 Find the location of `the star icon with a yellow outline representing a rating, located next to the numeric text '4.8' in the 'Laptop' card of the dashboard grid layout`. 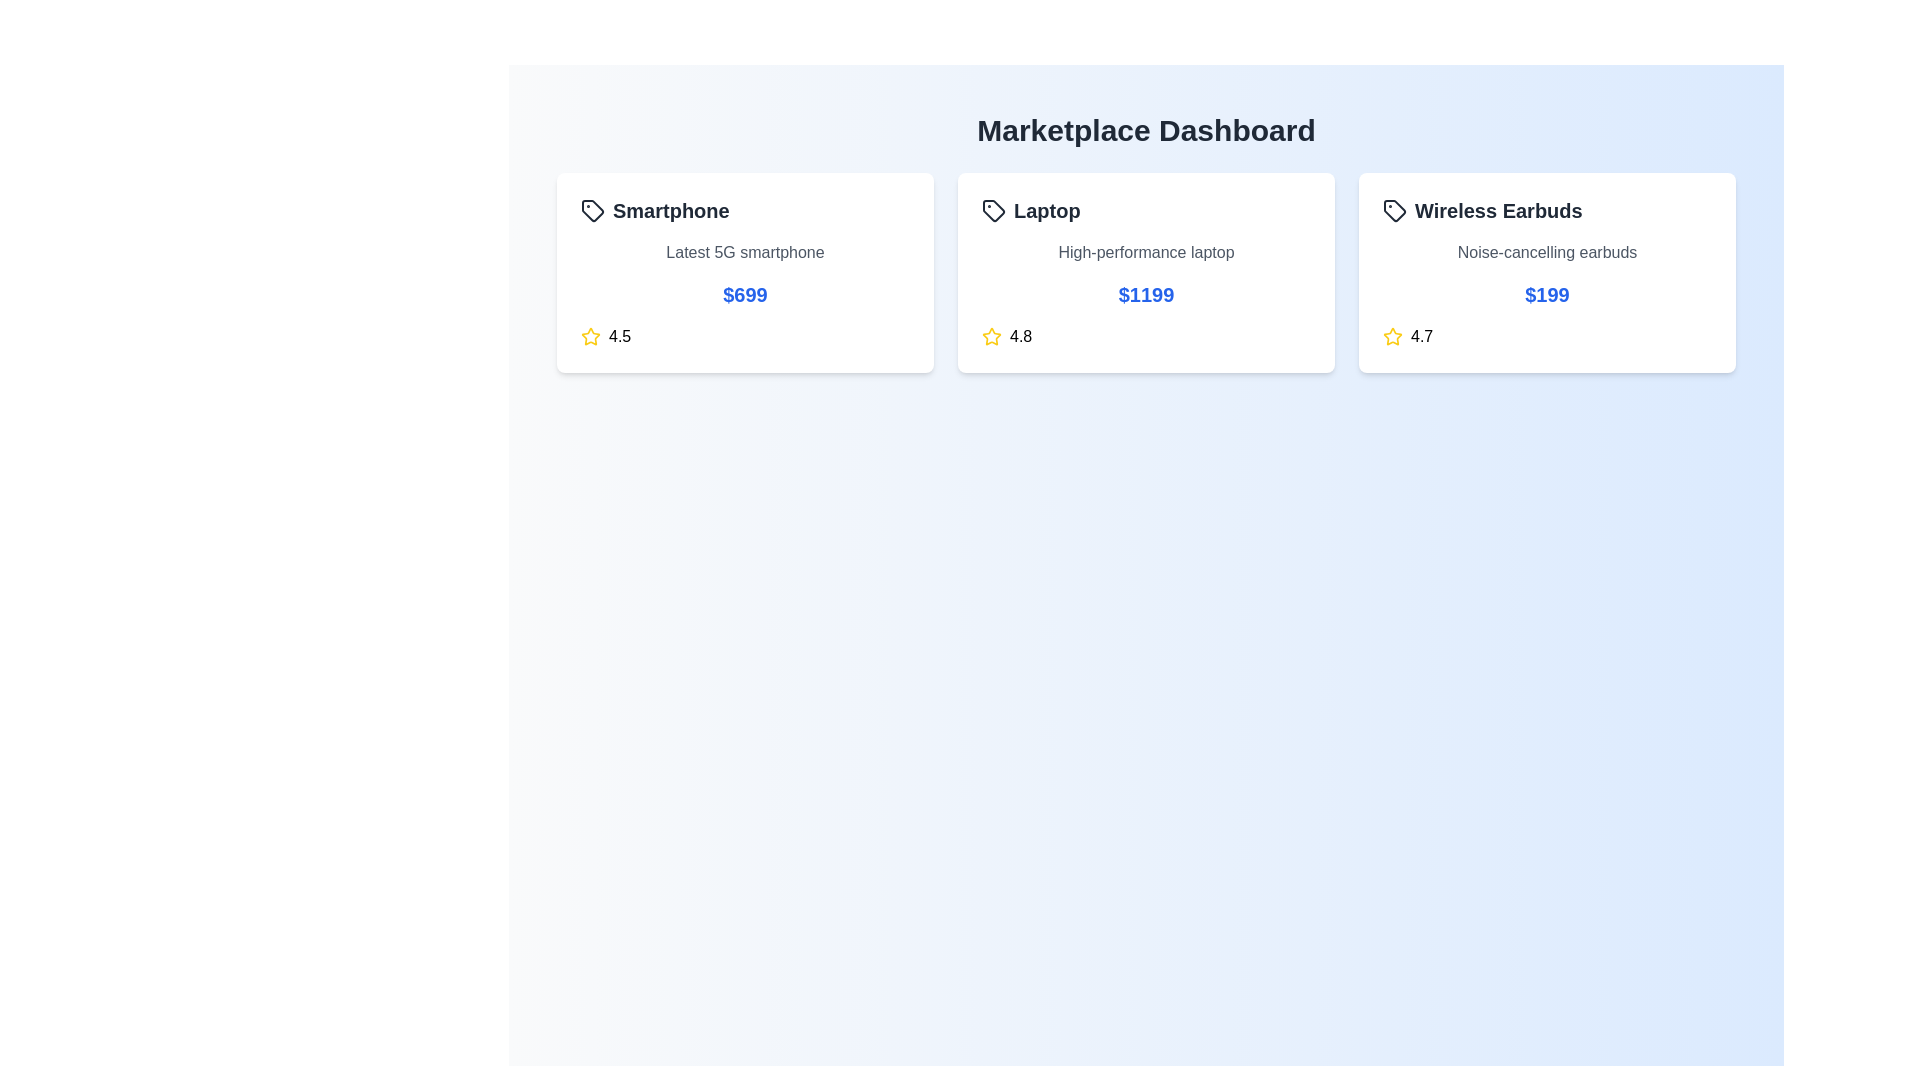

the star icon with a yellow outline representing a rating, located next to the numeric text '4.8' in the 'Laptop' card of the dashboard grid layout is located at coordinates (992, 335).